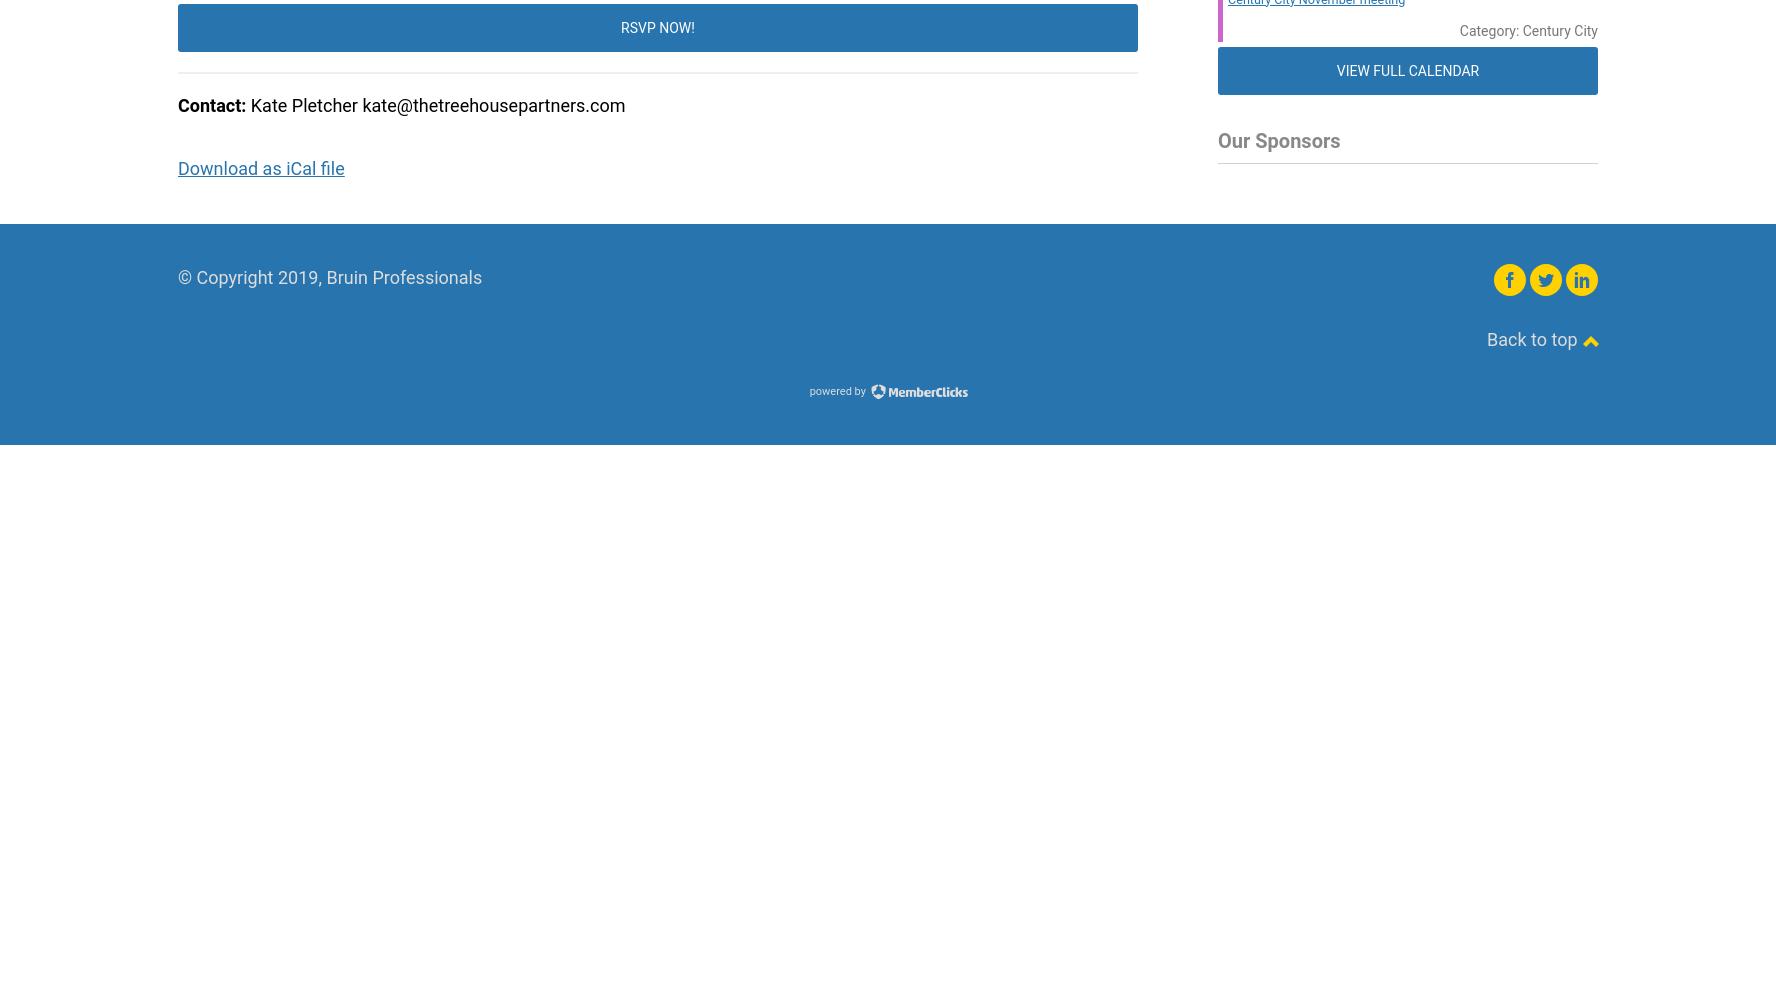  I want to click on 'View Full Calendar', so click(1335, 69).